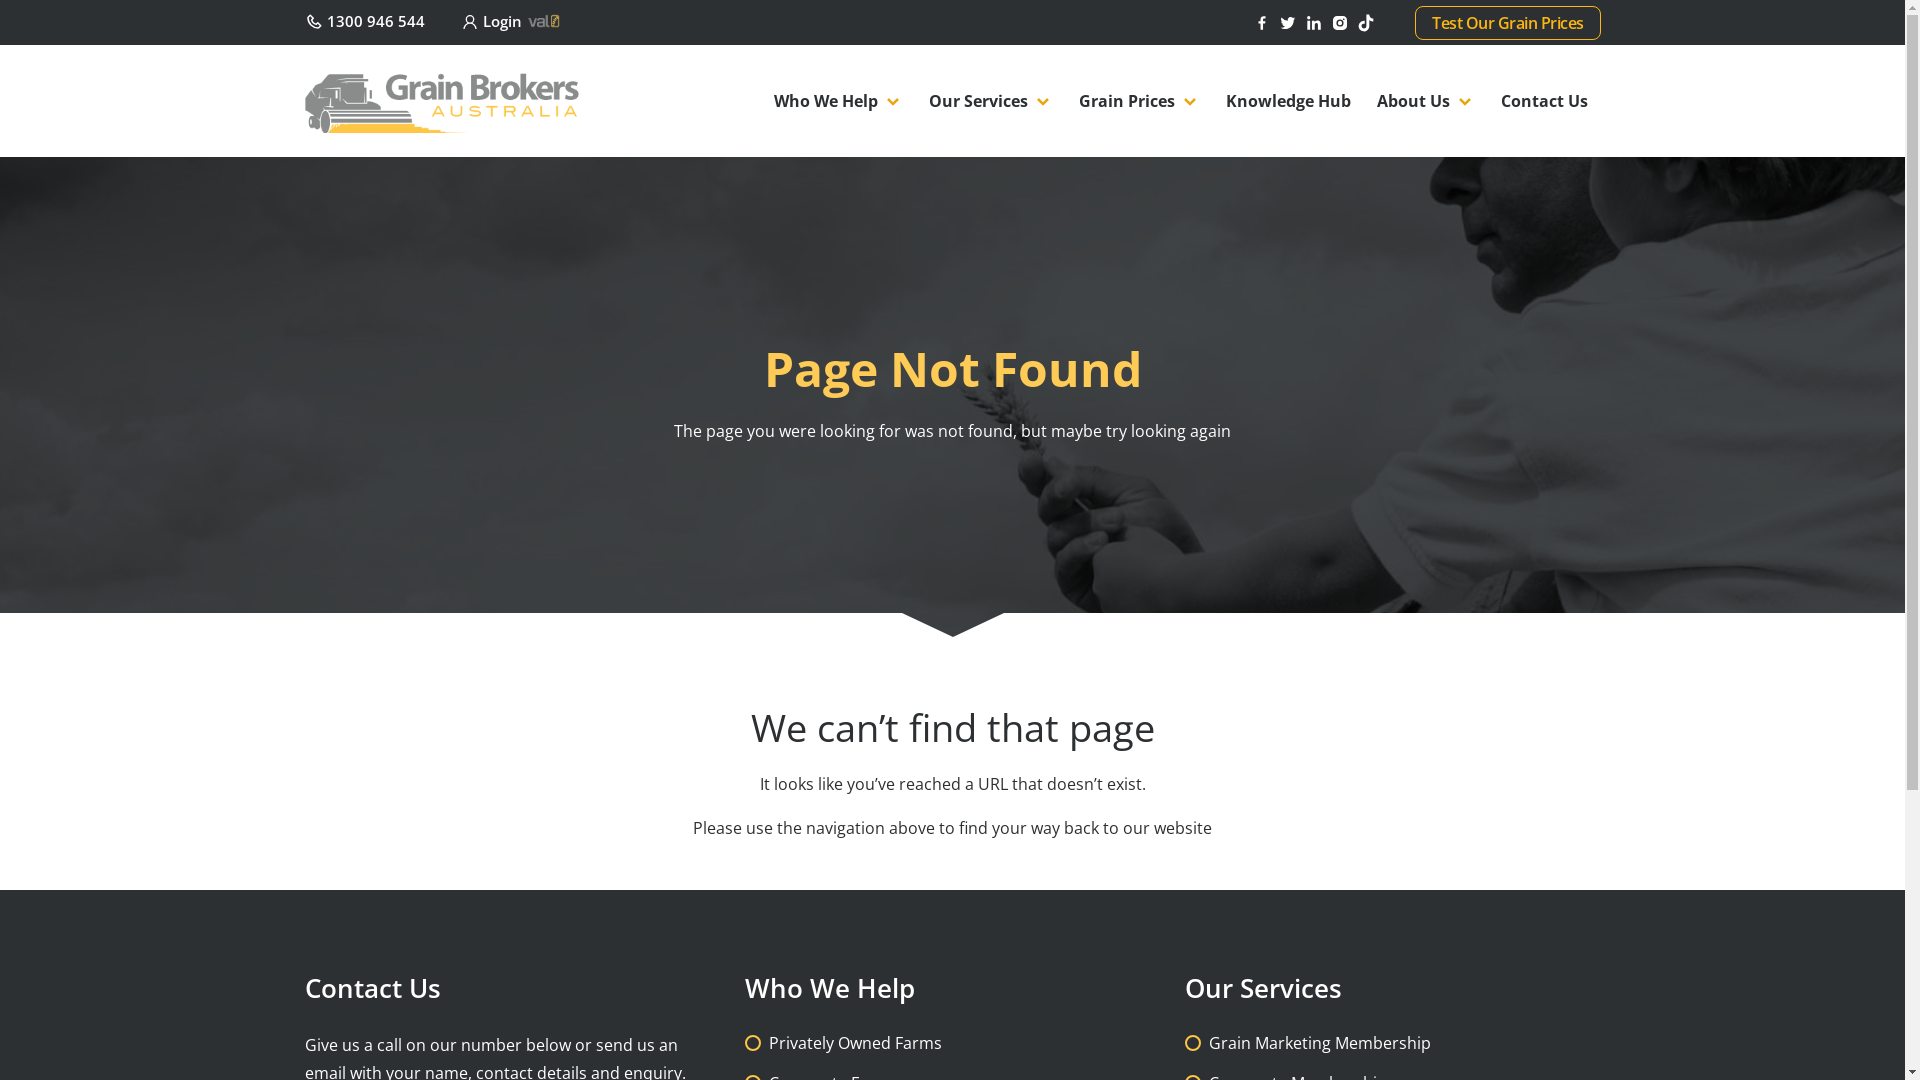  I want to click on 'About Us', so click(1424, 100).